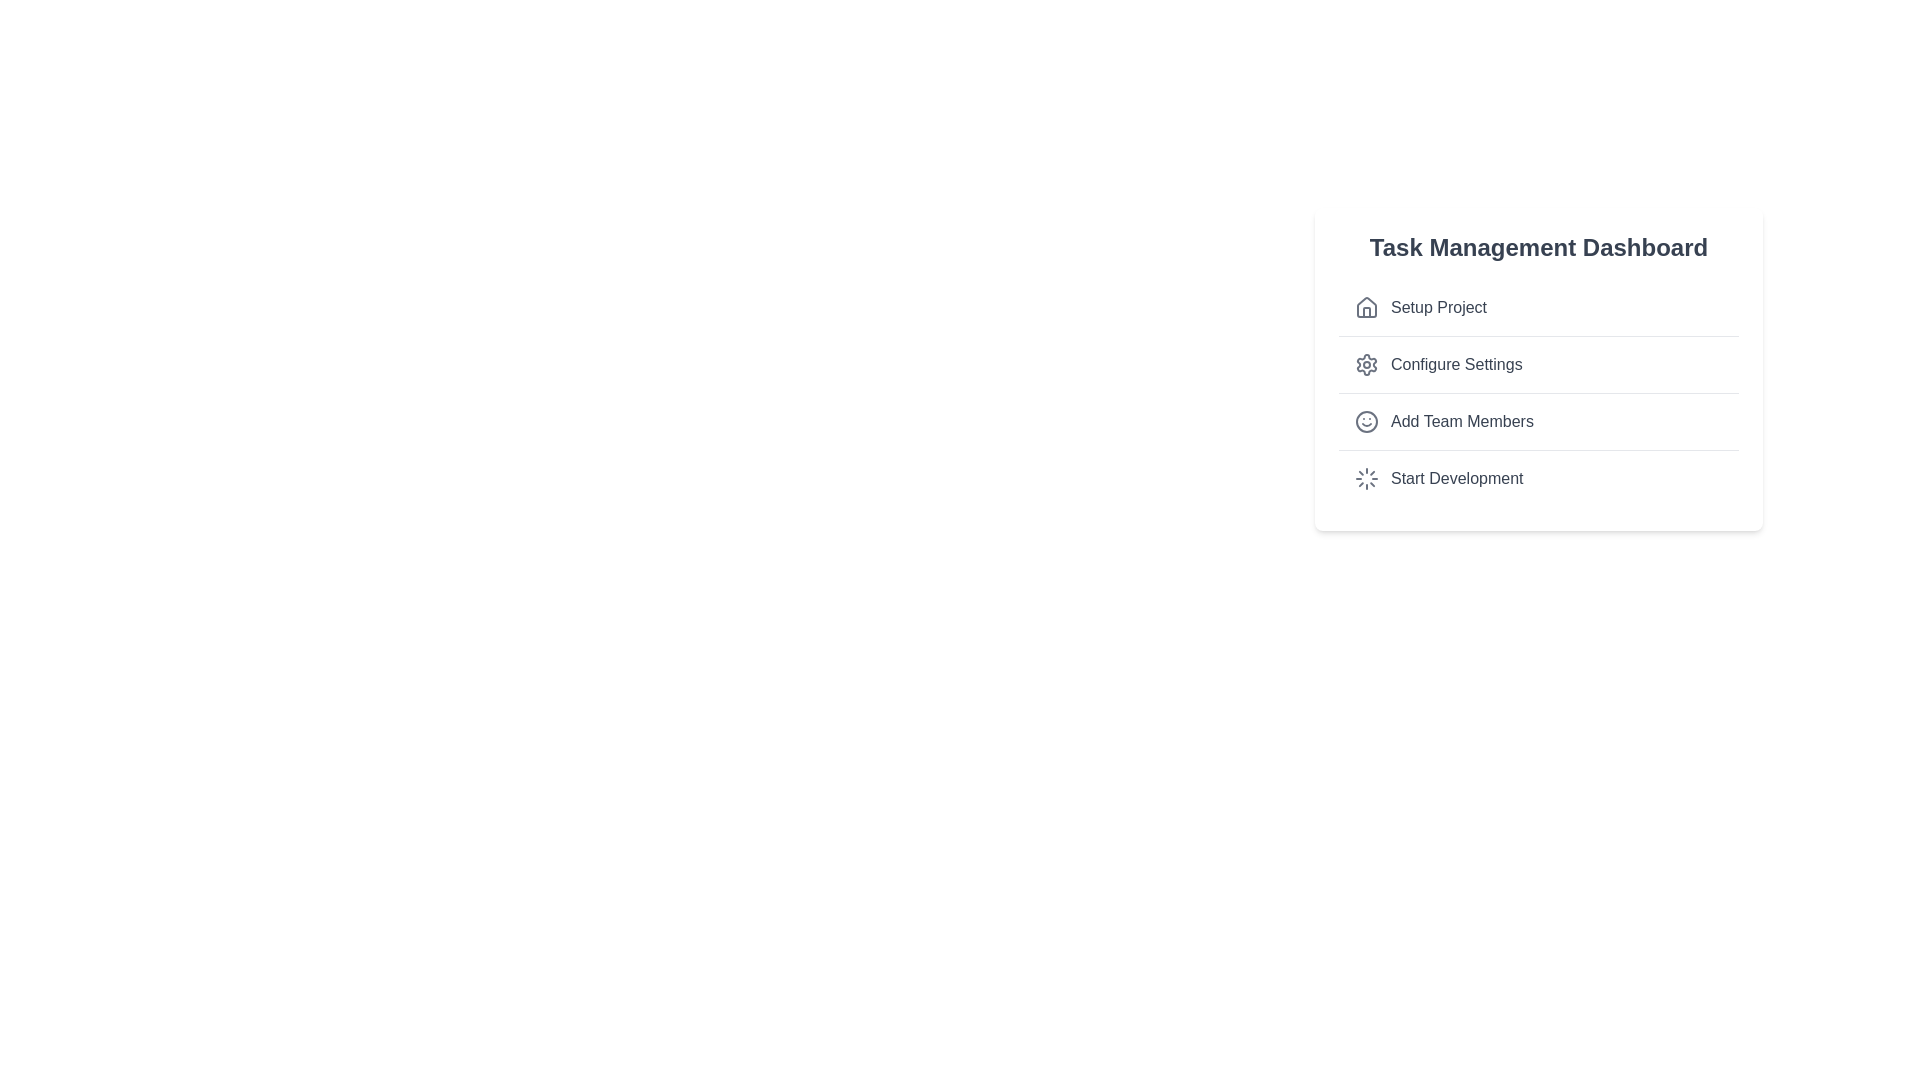 The image size is (1920, 1080). What do you see at coordinates (1366, 420) in the screenshot?
I see `the circular outline within the smiling face icon, which is the third item in the vertical list on the Task Management Dashboard` at bounding box center [1366, 420].